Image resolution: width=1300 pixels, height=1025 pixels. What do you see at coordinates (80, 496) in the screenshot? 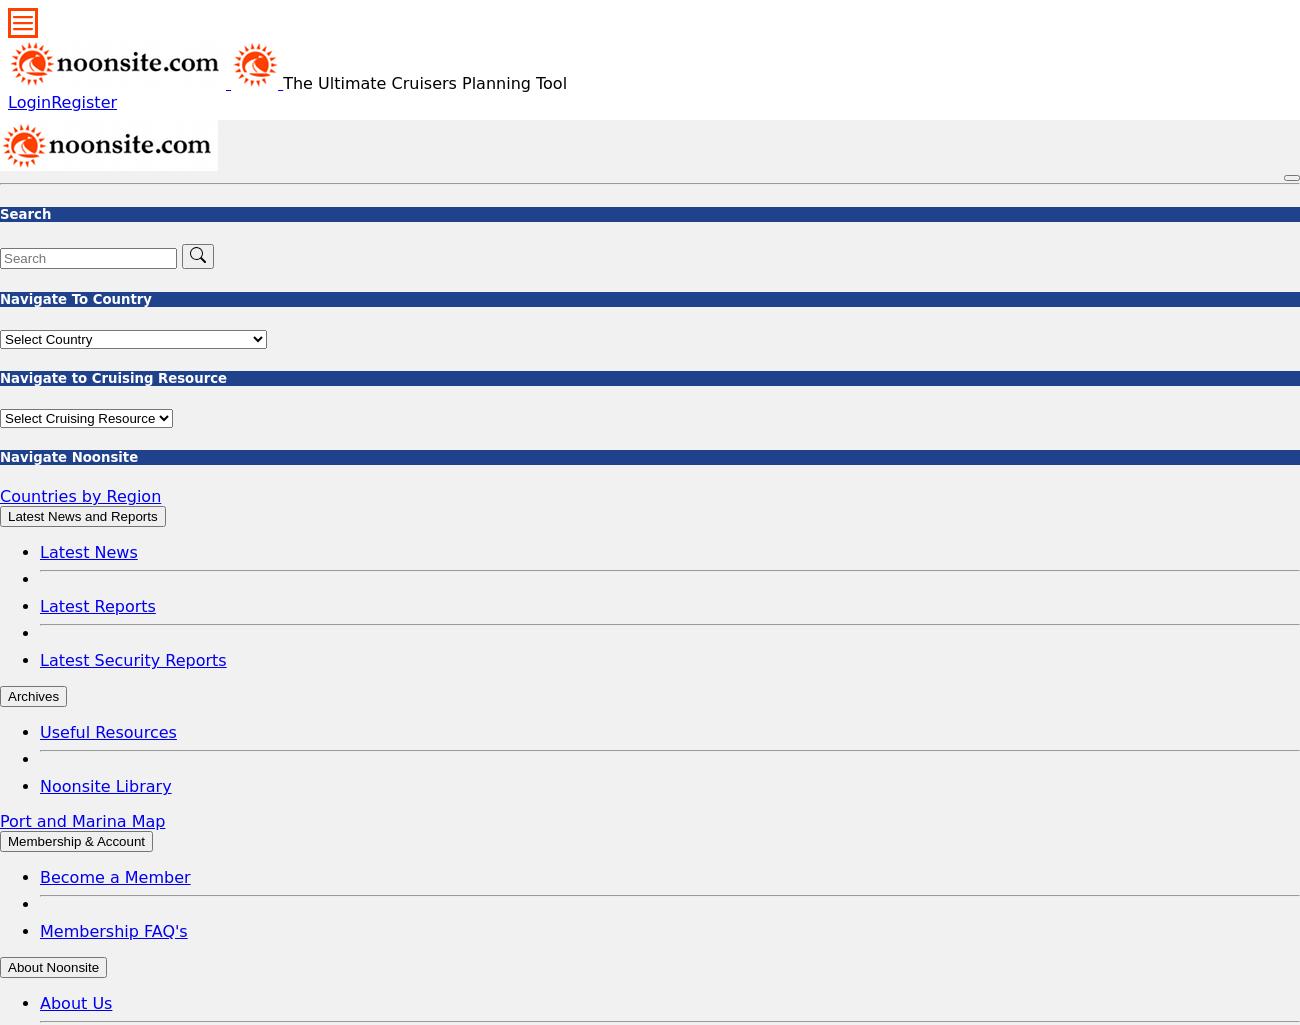
I see `'Countries by Region'` at bounding box center [80, 496].